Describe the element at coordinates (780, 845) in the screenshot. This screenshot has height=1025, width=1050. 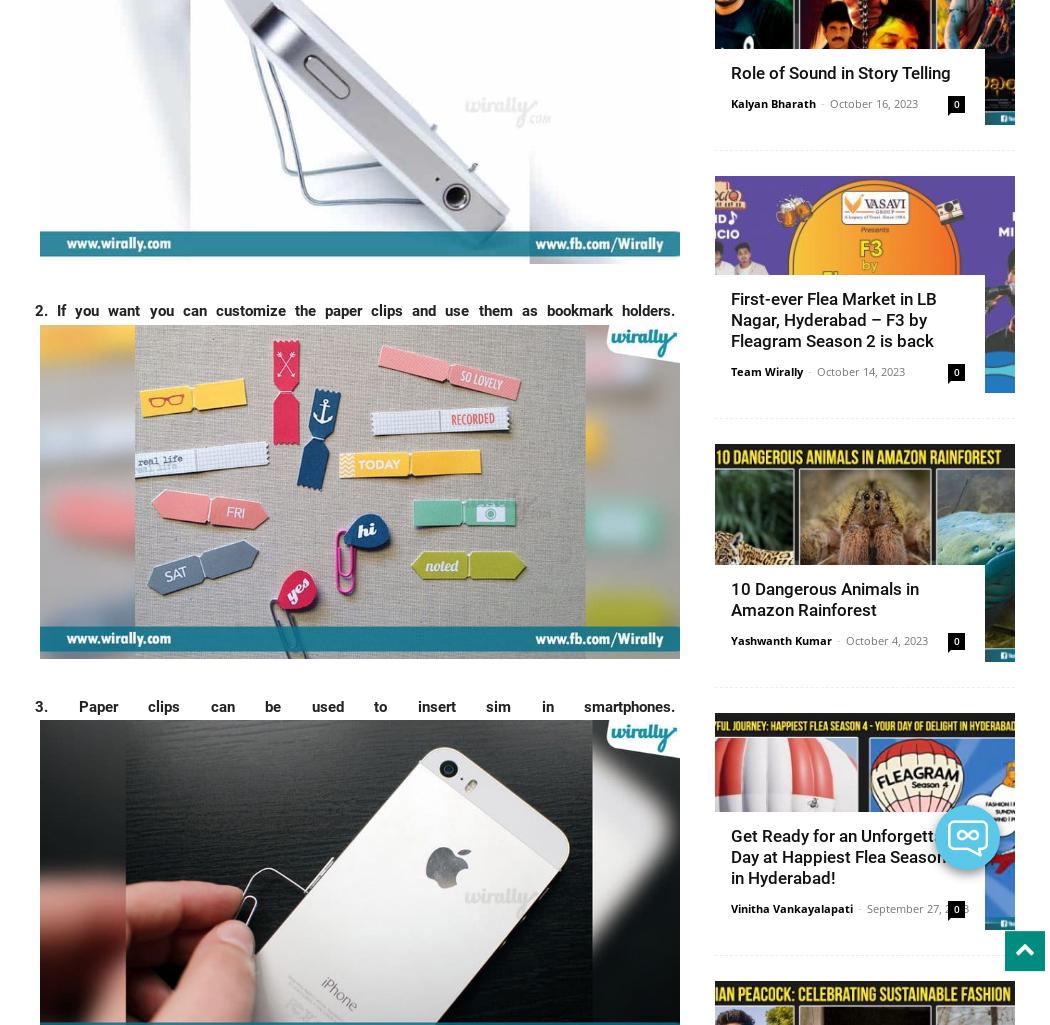
I see `'RRR Rampage In Japan: All The Spectacular Records Of RRR Movie In Japan...'` at that location.